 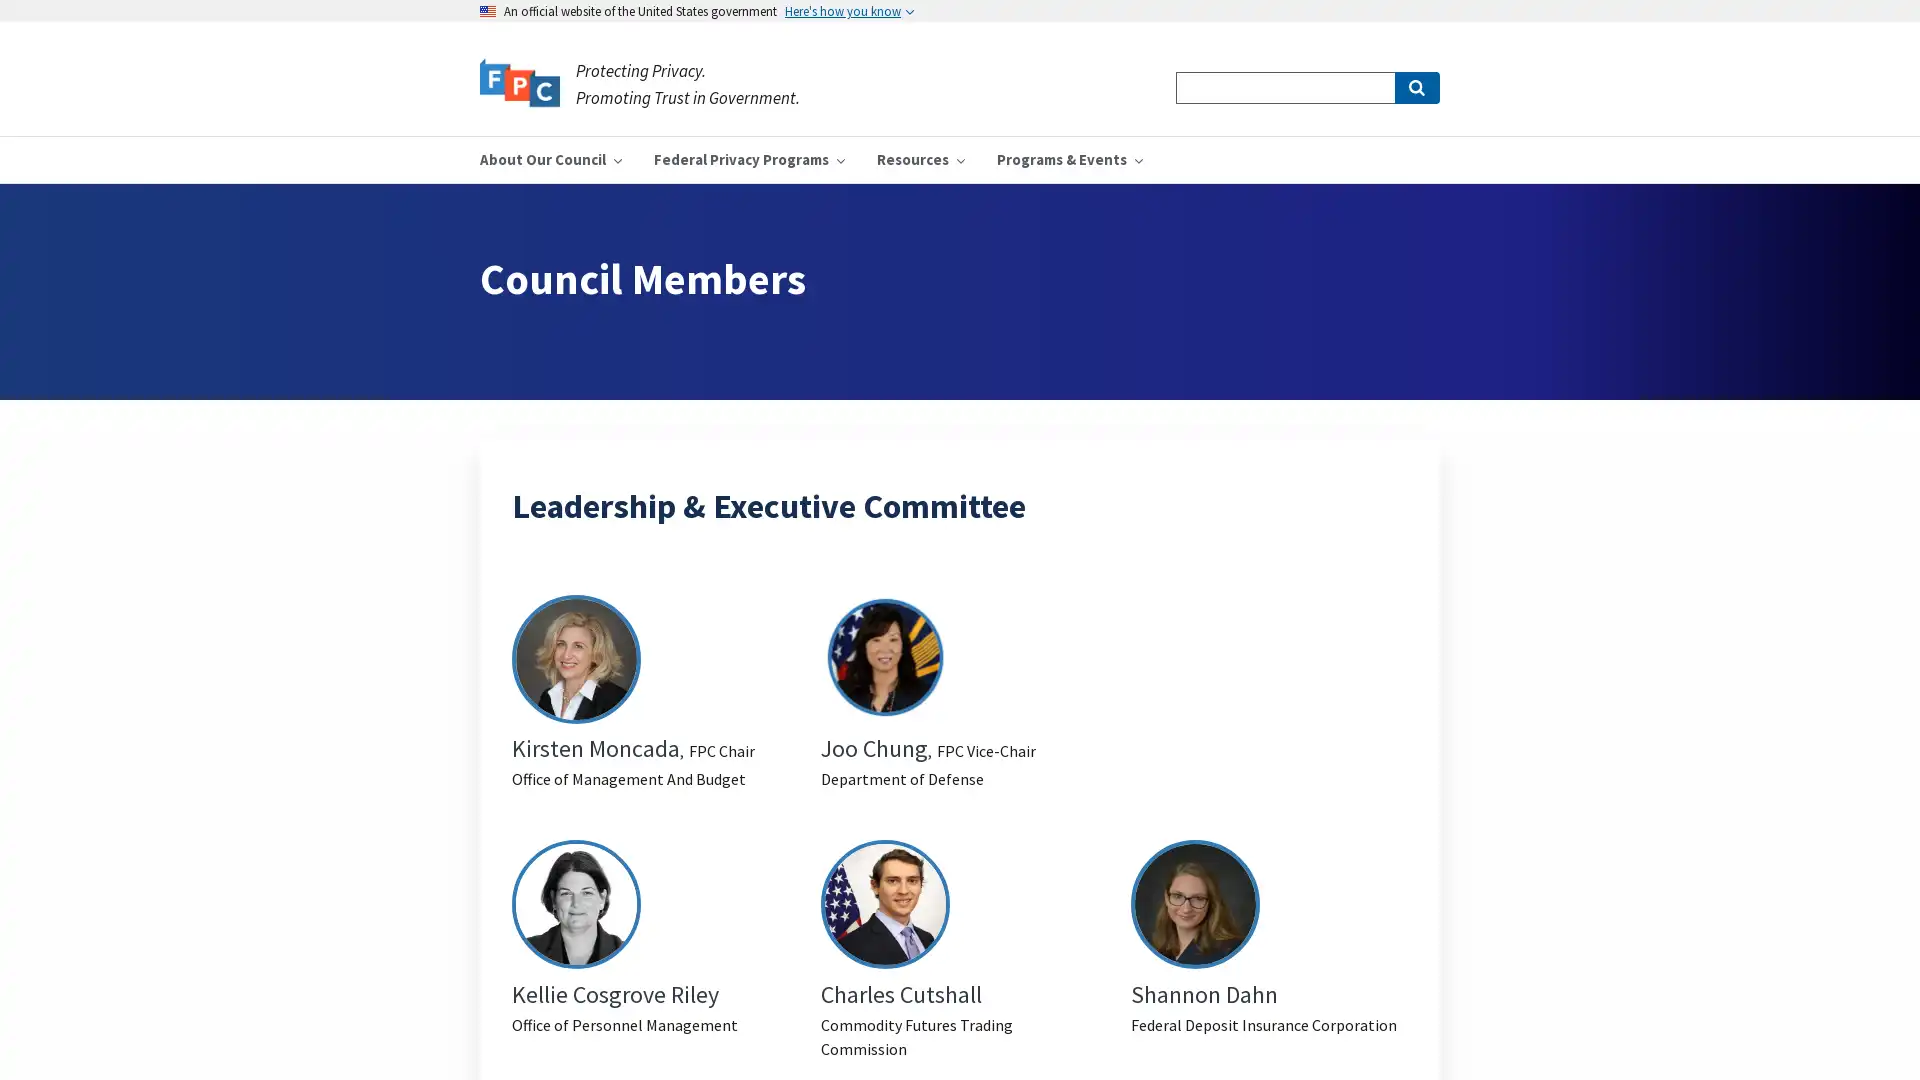 I want to click on About Our Council, so click(x=551, y=158).